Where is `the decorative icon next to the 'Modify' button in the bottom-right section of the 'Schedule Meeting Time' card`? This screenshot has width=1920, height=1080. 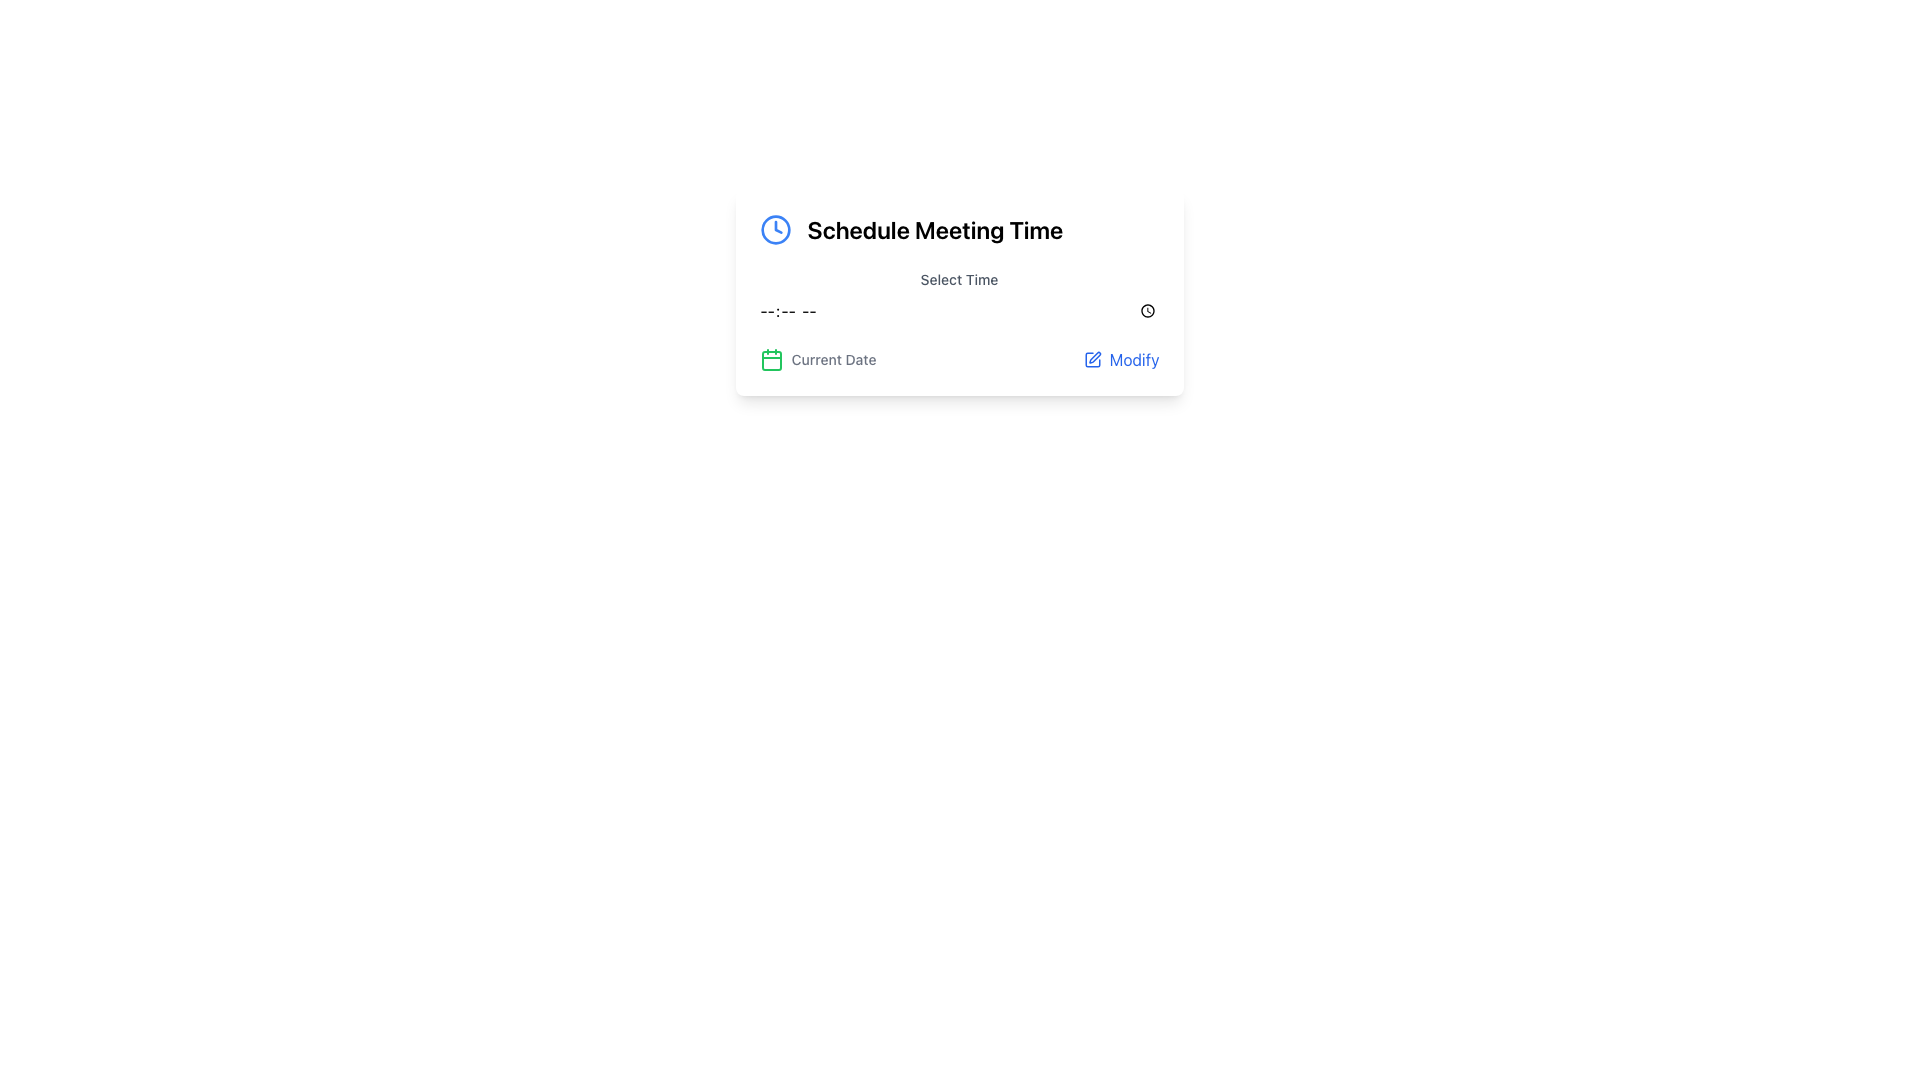 the decorative icon next to the 'Modify' button in the bottom-right section of the 'Schedule Meeting Time' card is located at coordinates (1091, 358).